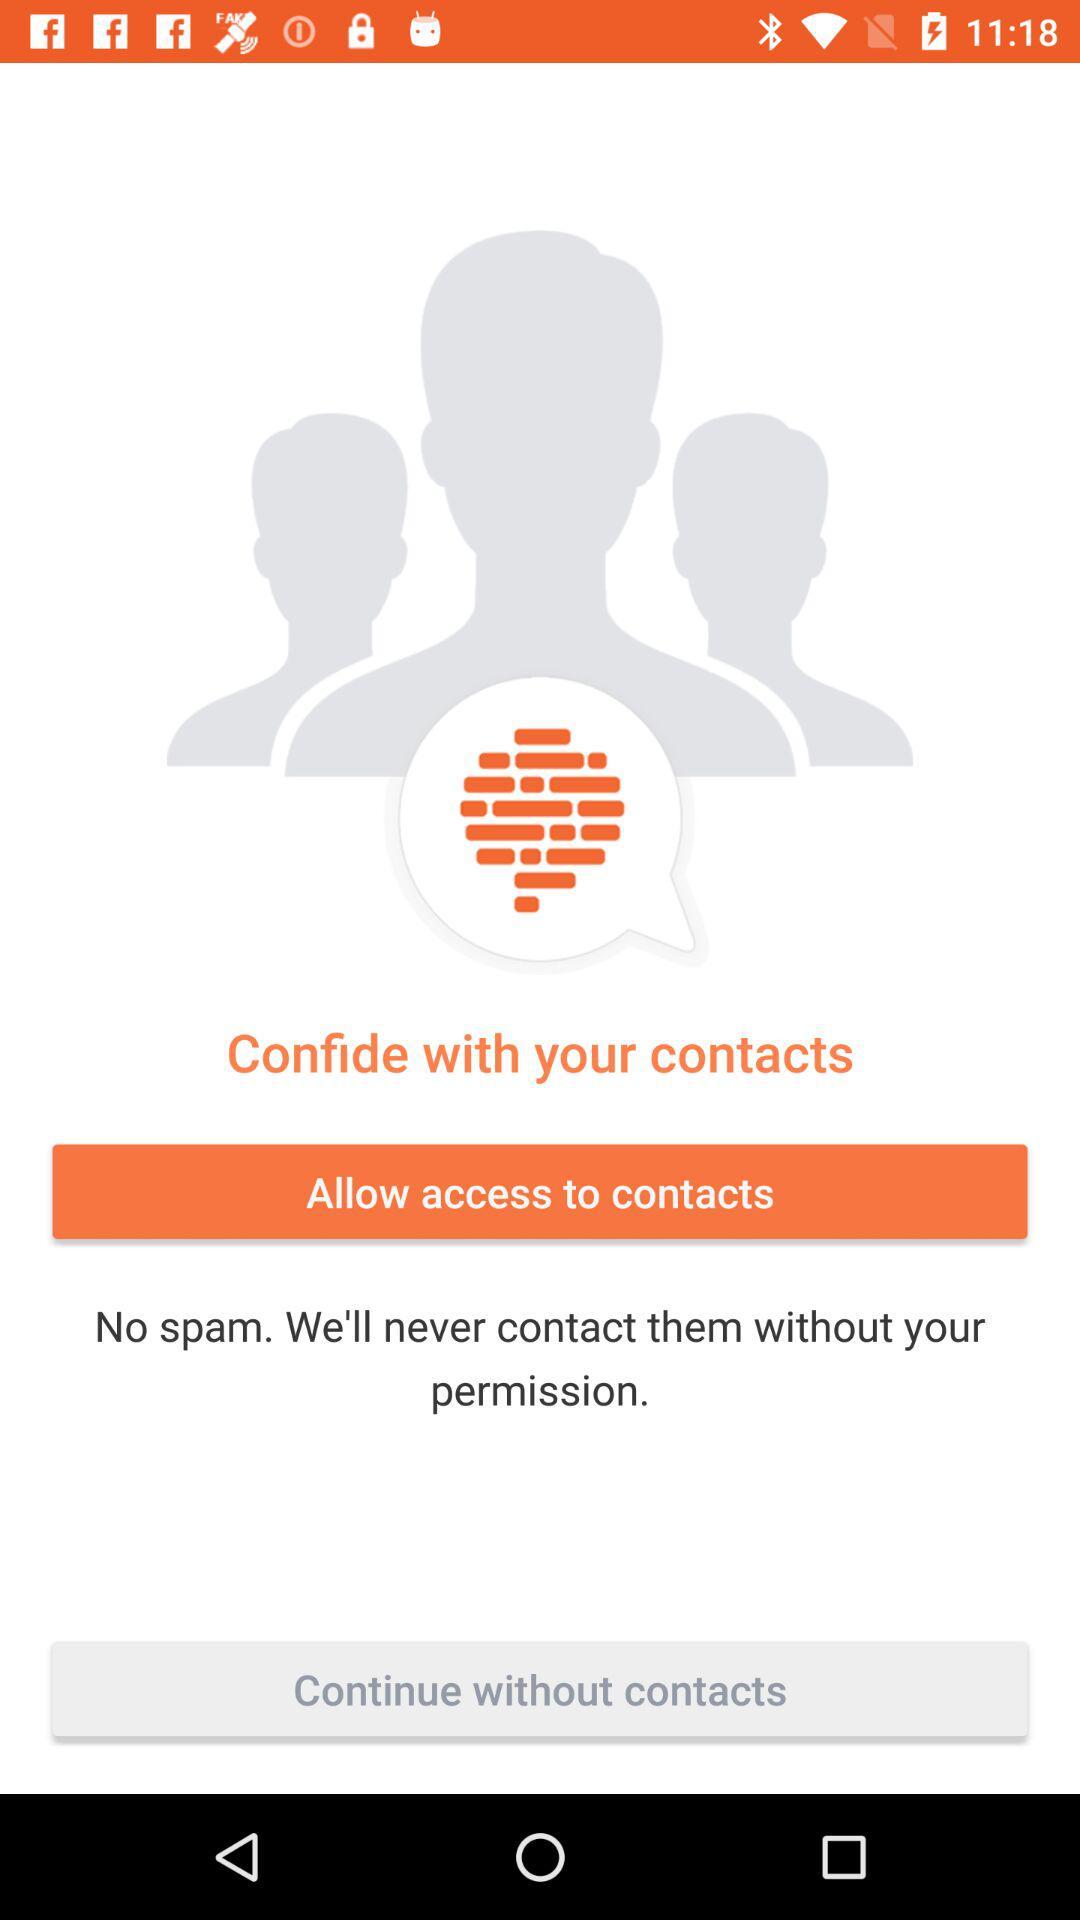  Describe the element at coordinates (540, 1688) in the screenshot. I see `the continue without contacts item` at that location.